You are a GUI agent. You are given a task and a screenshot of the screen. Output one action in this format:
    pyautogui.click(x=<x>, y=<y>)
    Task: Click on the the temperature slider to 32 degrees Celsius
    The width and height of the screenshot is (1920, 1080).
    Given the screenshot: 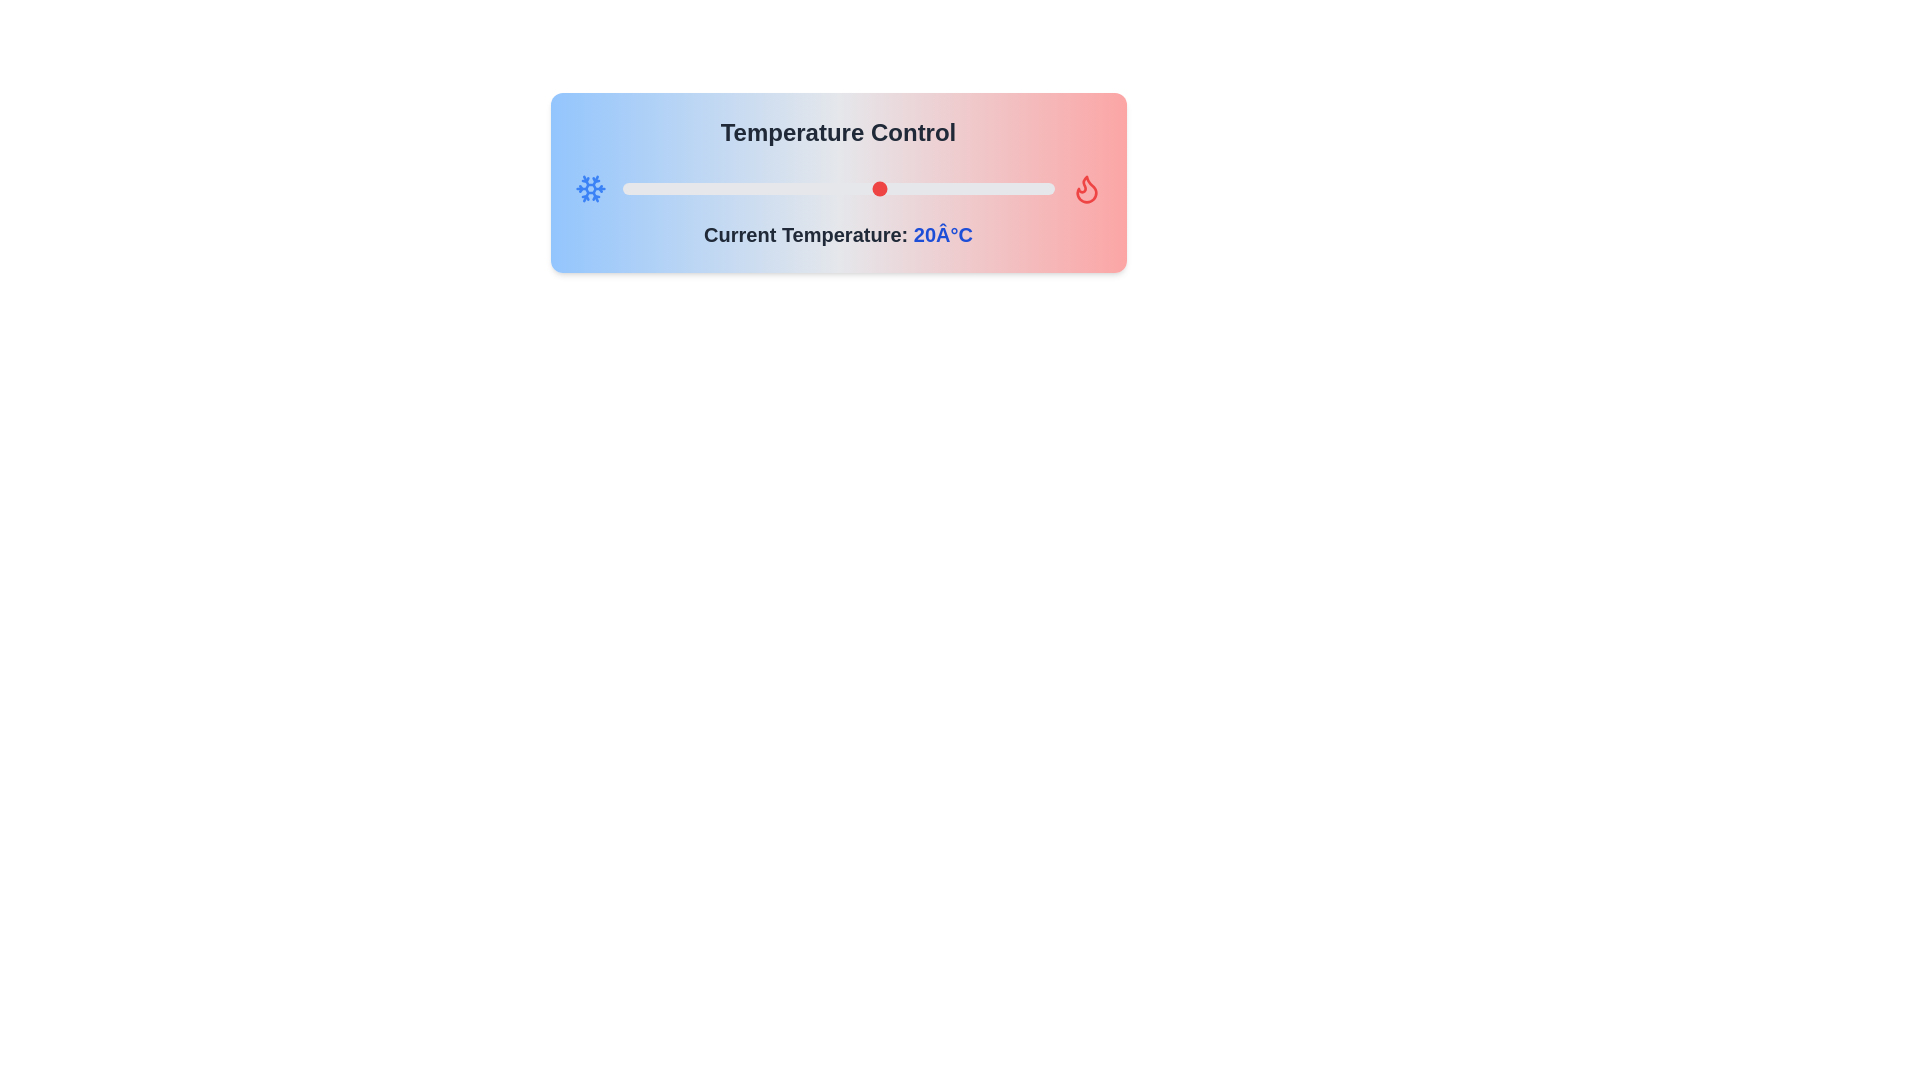 What is the action you would take?
    pyautogui.click(x=985, y=189)
    